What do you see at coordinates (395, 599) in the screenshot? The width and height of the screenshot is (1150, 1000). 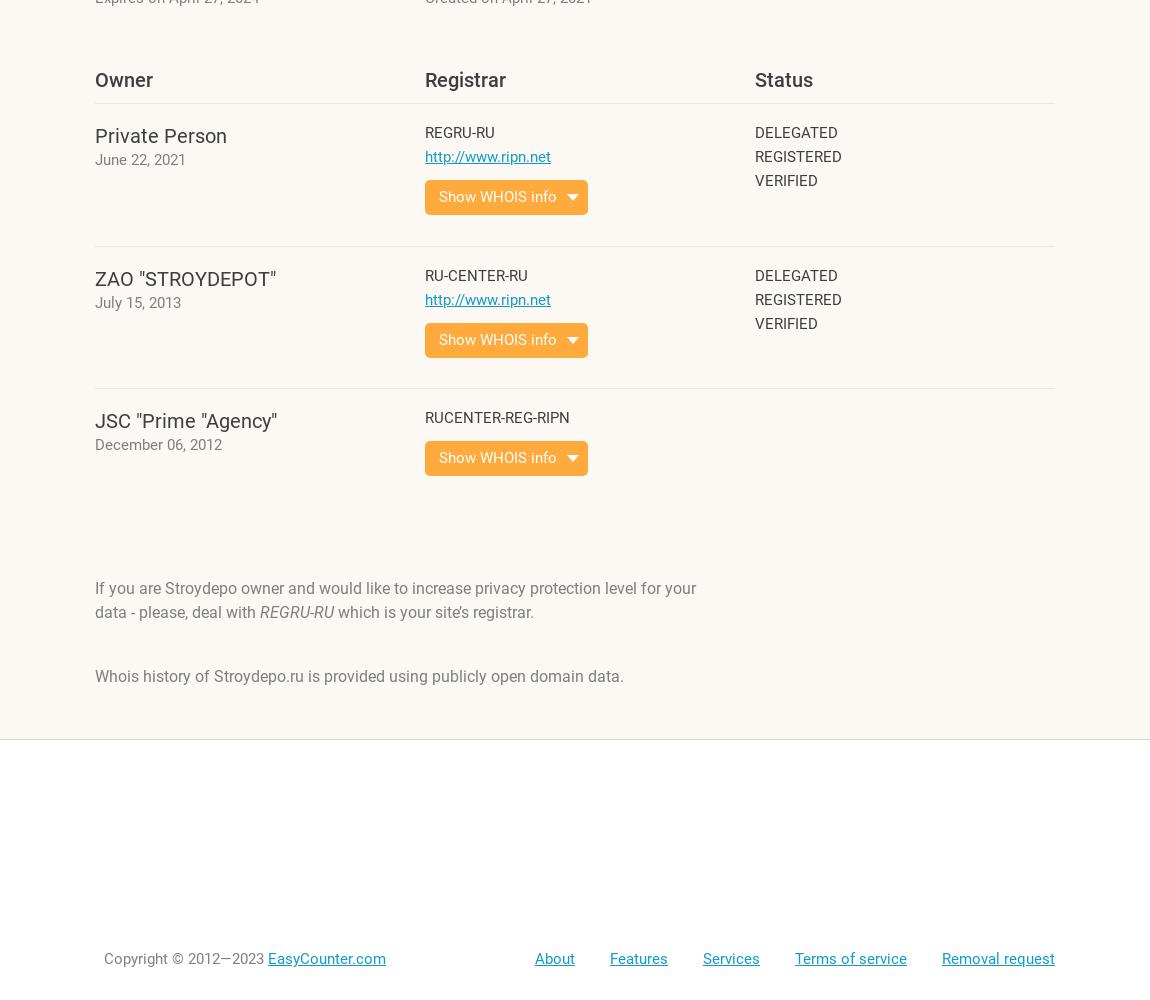 I see `'If you are Stroydepo owner and would like to increase privacy protection level for your data - please, deal with'` at bounding box center [395, 599].